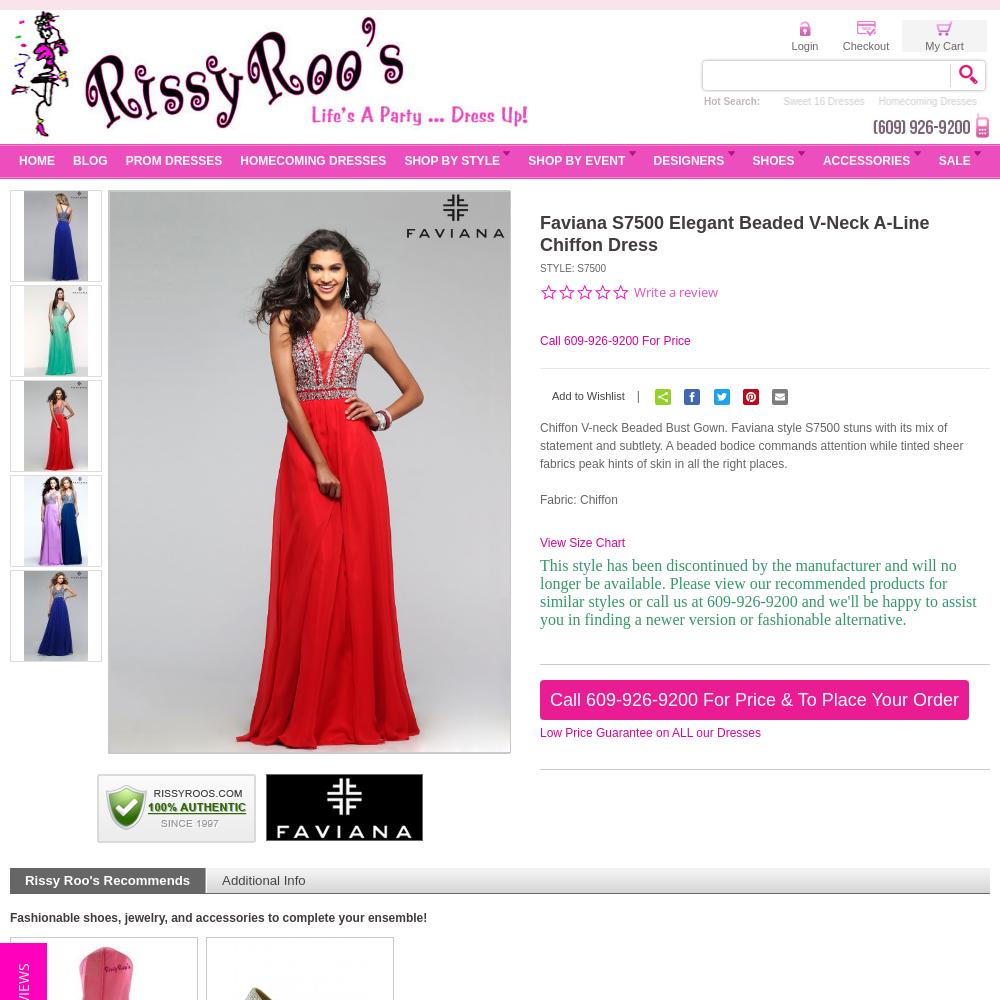  What do you see at coordinates (89, 161) in the screenshot?
I see `'Blog'` at bounding box center [89, 161].